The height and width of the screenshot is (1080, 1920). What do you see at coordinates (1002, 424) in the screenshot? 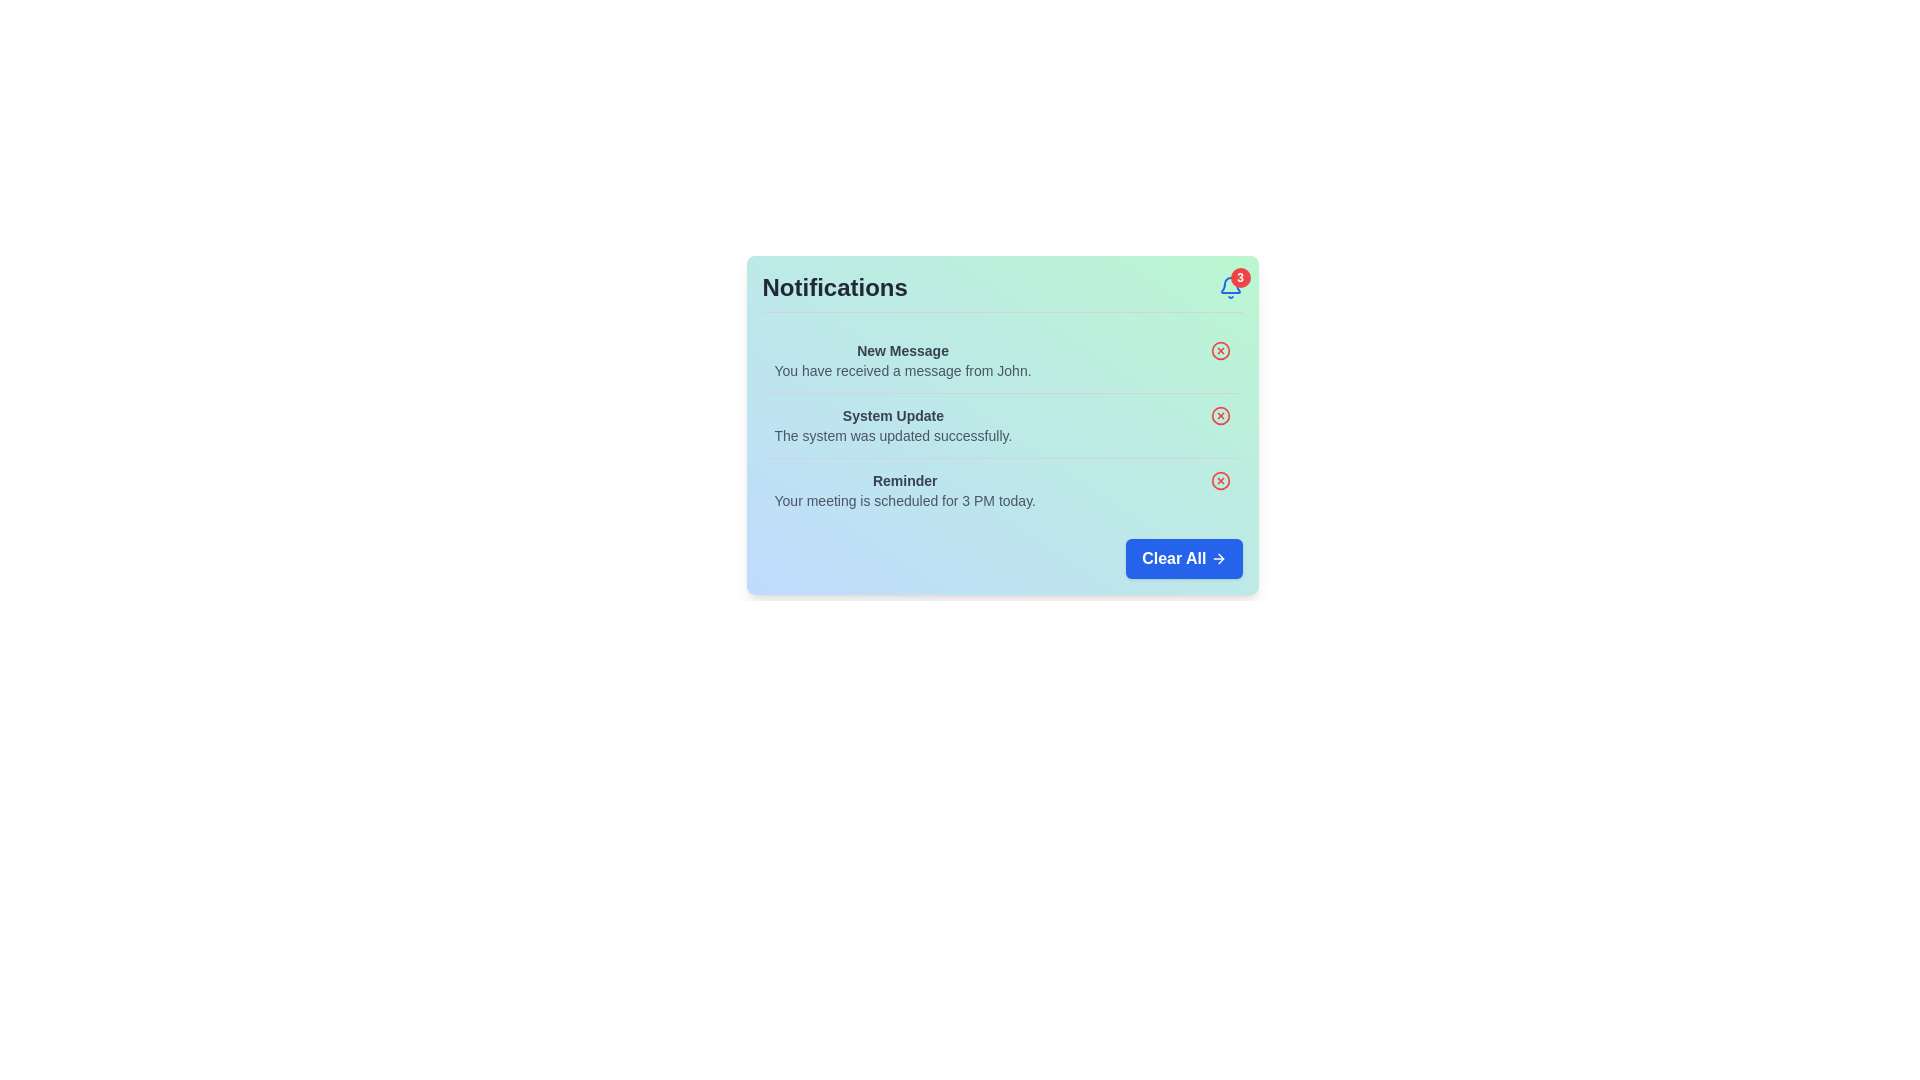
I see `the second notification card in the notification panel that informs the user about a successful system update` at bounding box center [1002, 424].